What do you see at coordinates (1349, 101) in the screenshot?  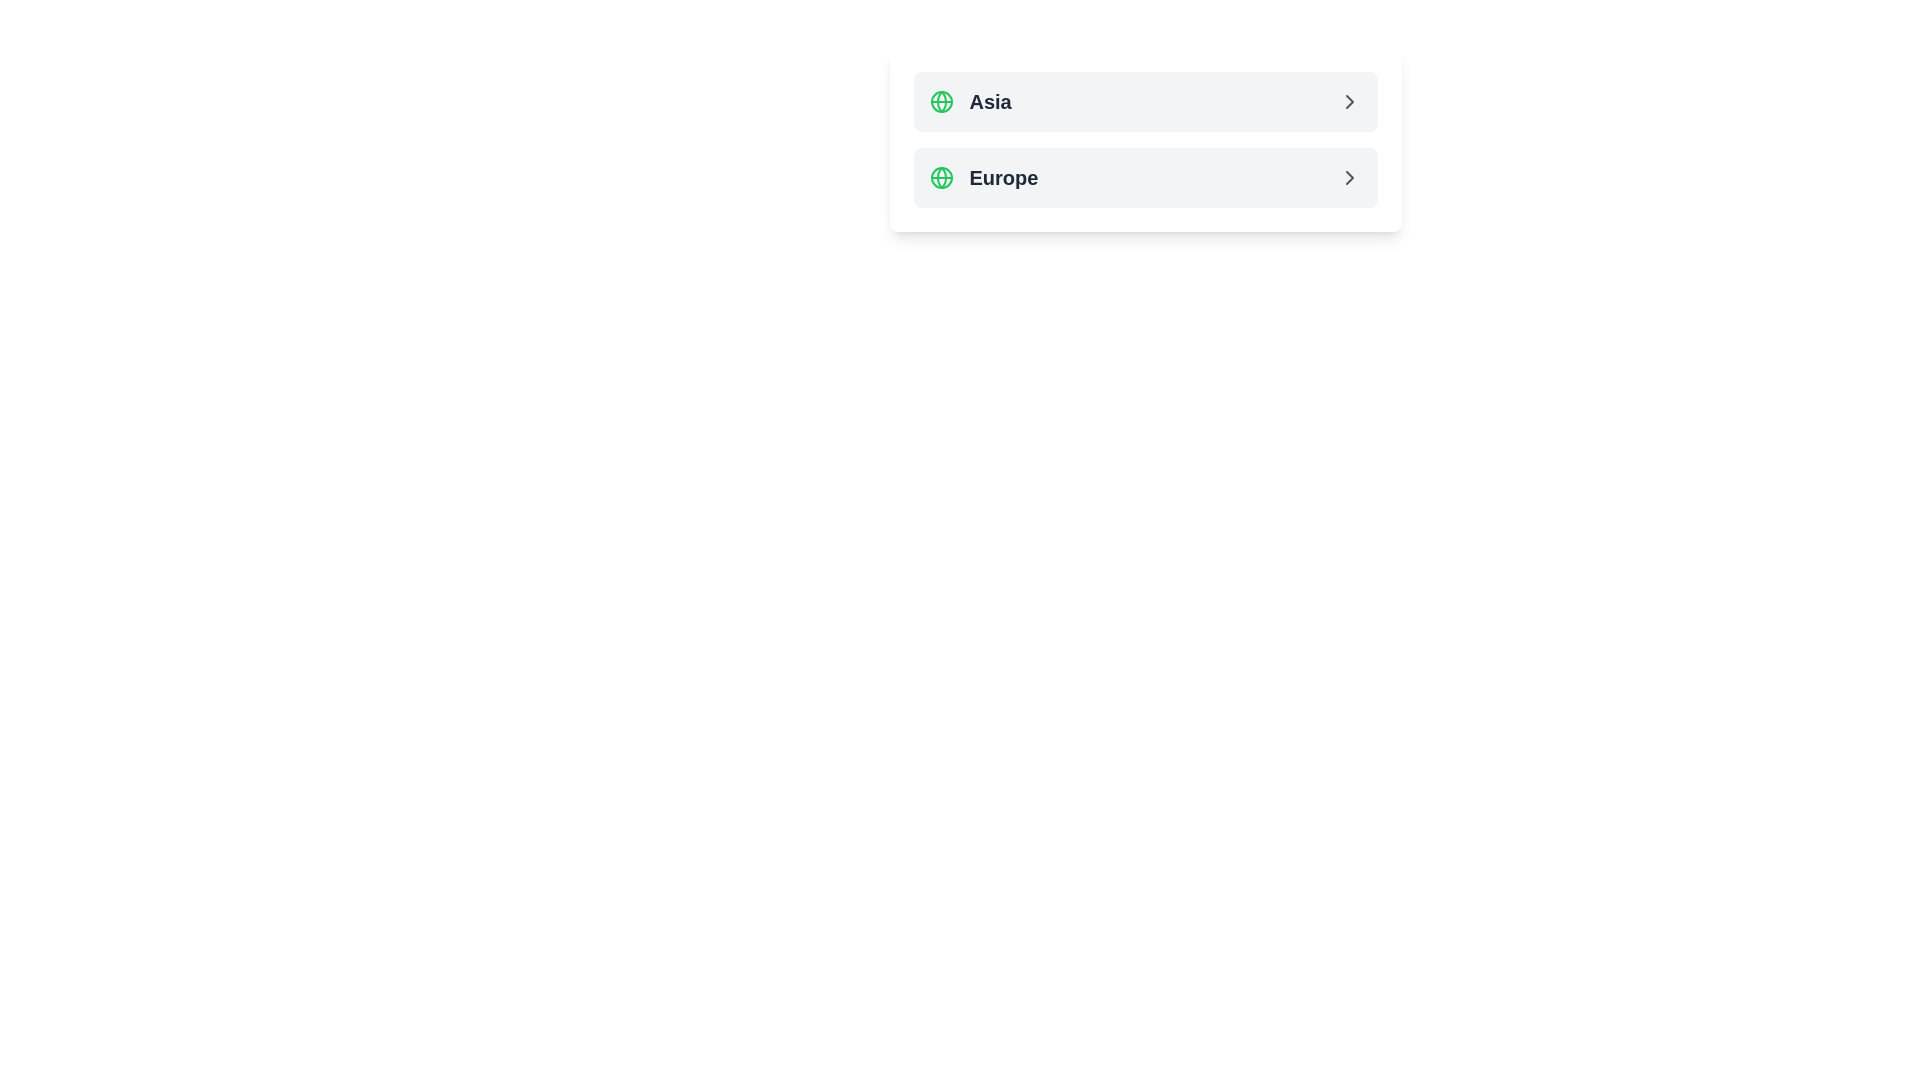 I see `the right-facing chevron icon in the 'Asia' row` at bounding box center [1349, 101].